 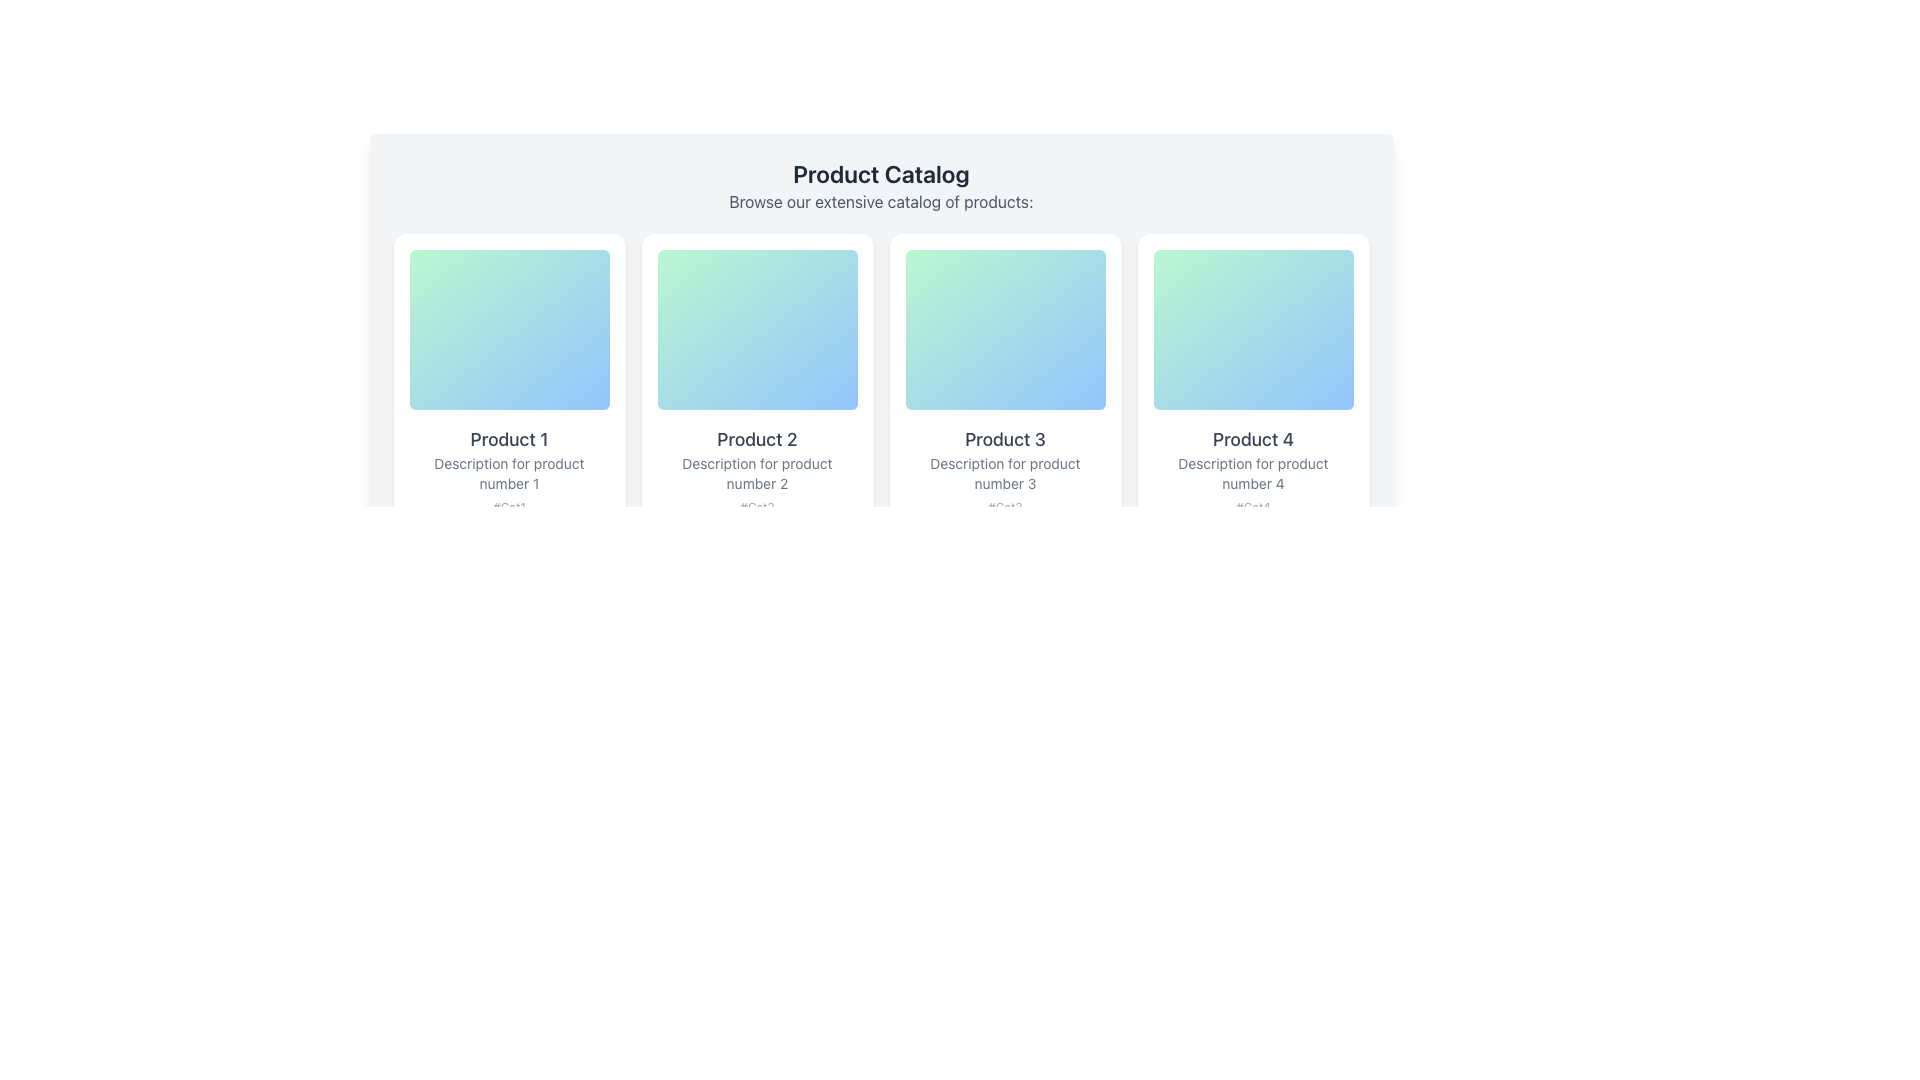 I want to click on the textual description that reads 'Description for product number 3', which is positioned below the heading 'Product 3' within the product card layout, so click(x=1005, y=474).